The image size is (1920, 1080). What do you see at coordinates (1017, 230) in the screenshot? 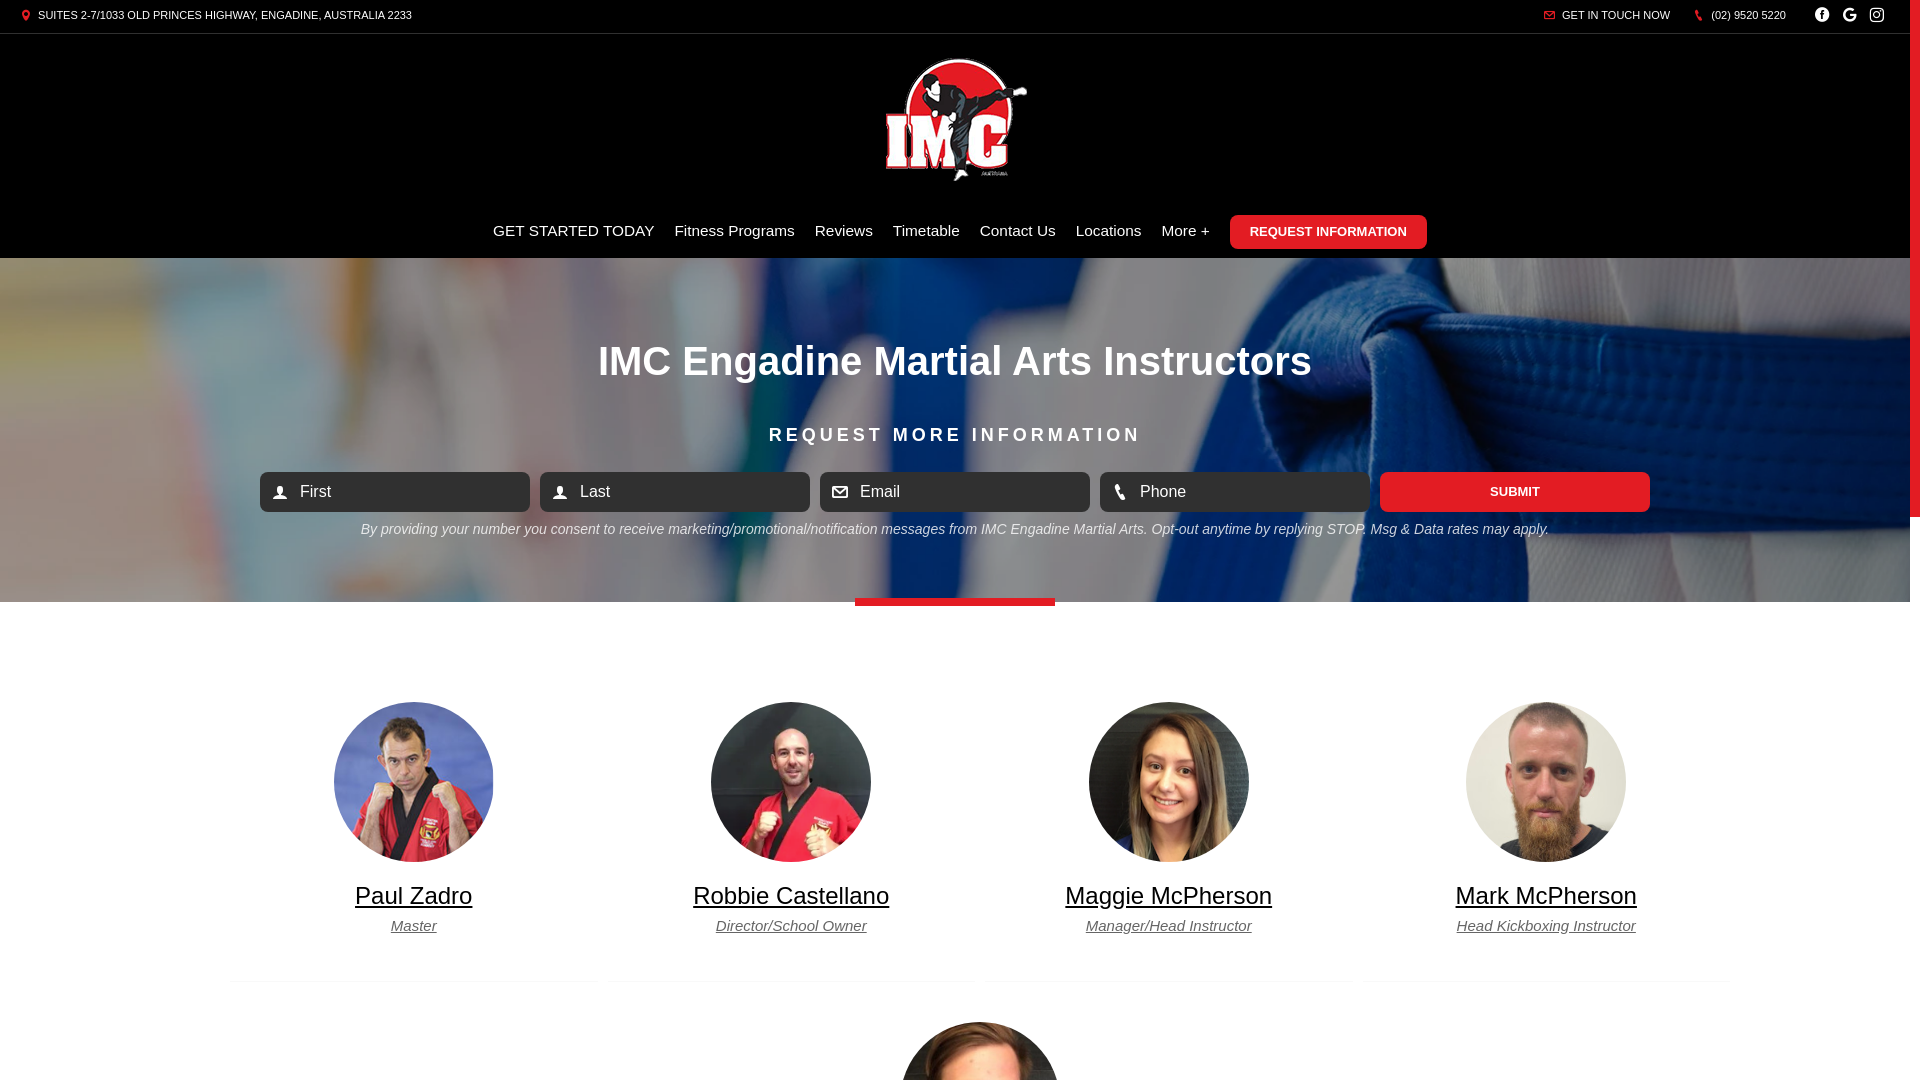
I see `'Contact Us'` at bounding box center [1017, 230].